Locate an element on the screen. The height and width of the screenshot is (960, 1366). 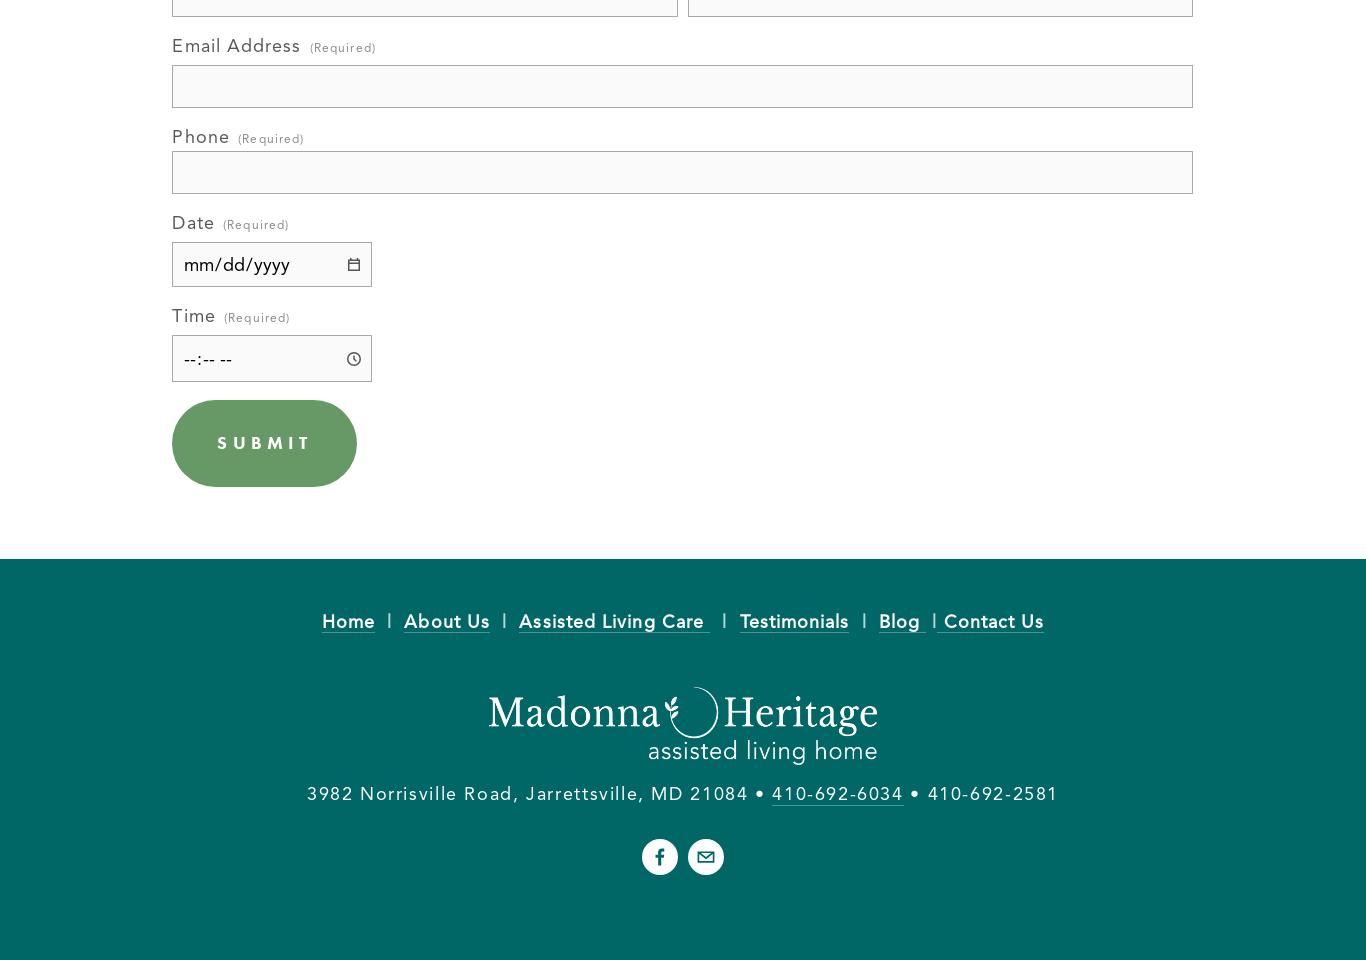
'Testimonials' is located at coordinates (794, 619).